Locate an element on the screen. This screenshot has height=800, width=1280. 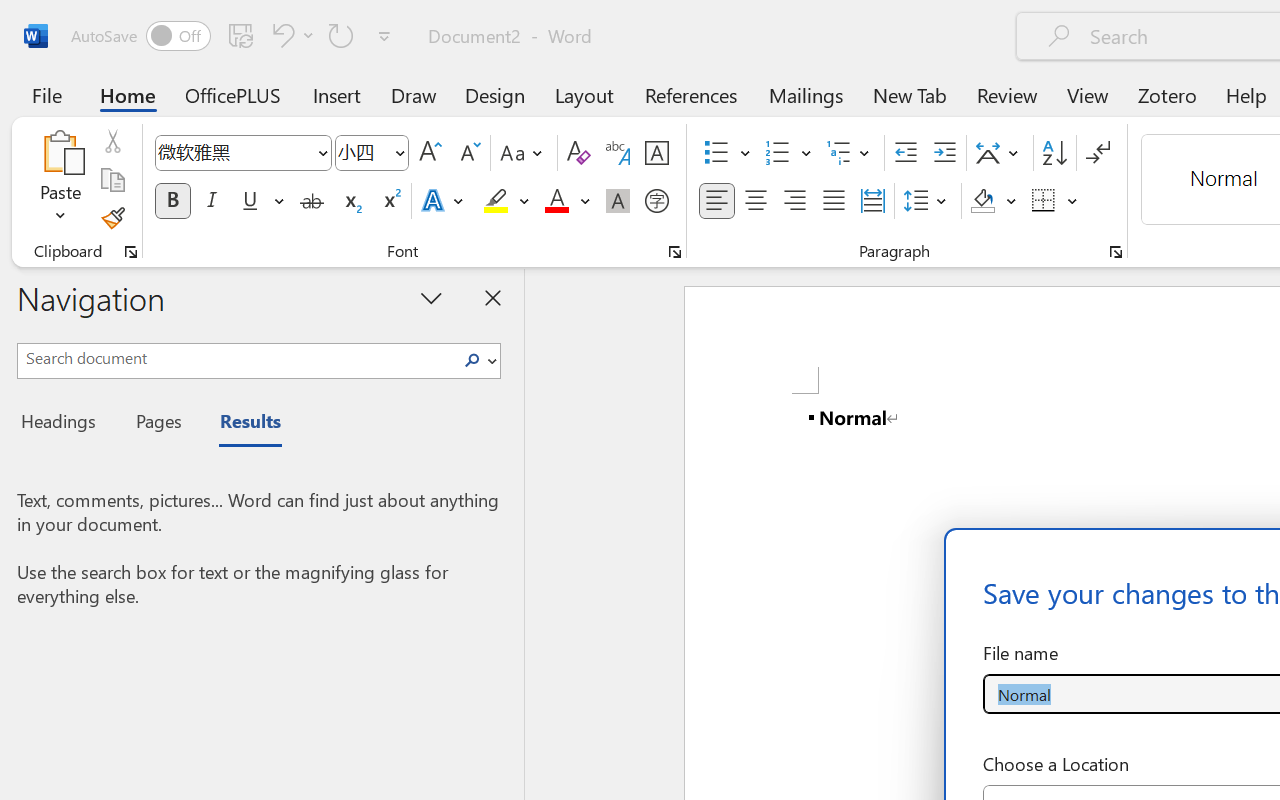
'Change Case' is located at coordinates (524, 153).